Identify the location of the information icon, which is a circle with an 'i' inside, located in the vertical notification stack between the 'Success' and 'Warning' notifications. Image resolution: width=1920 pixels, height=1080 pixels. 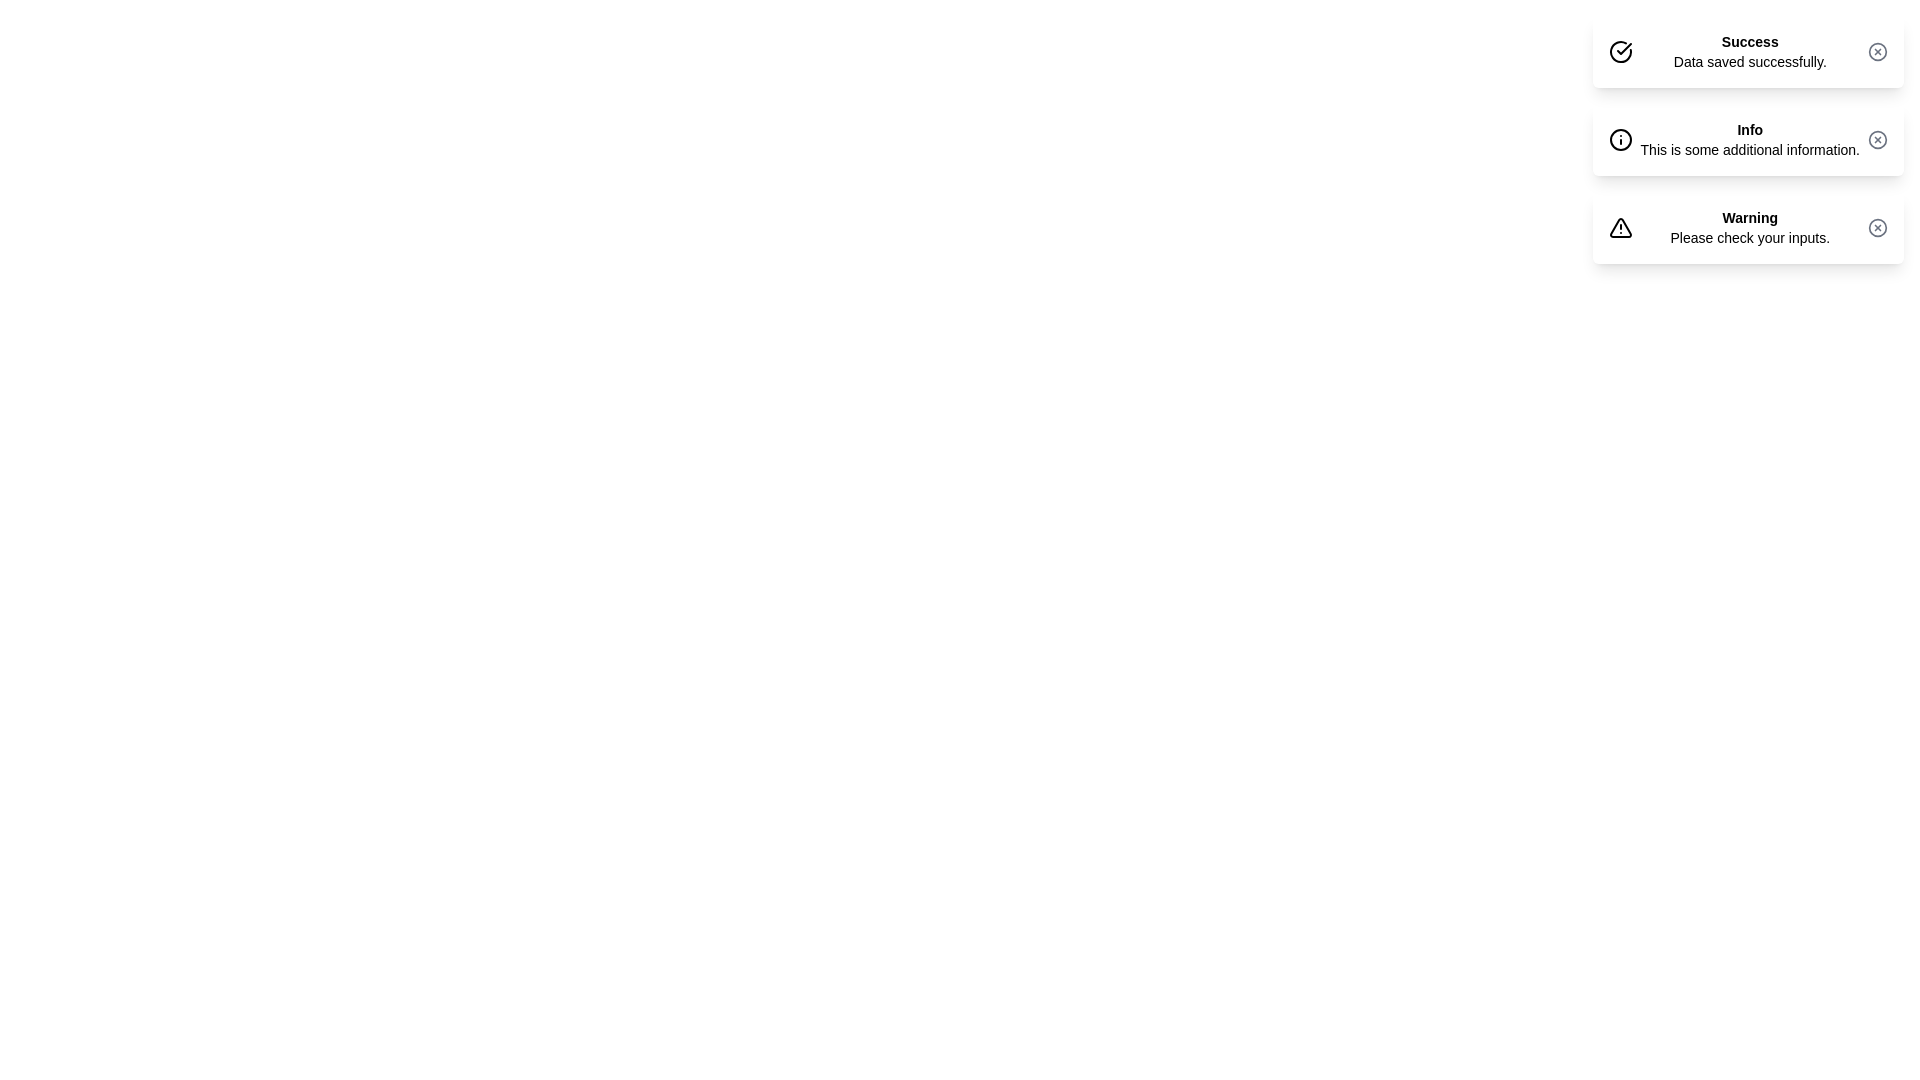
(1620, 138).